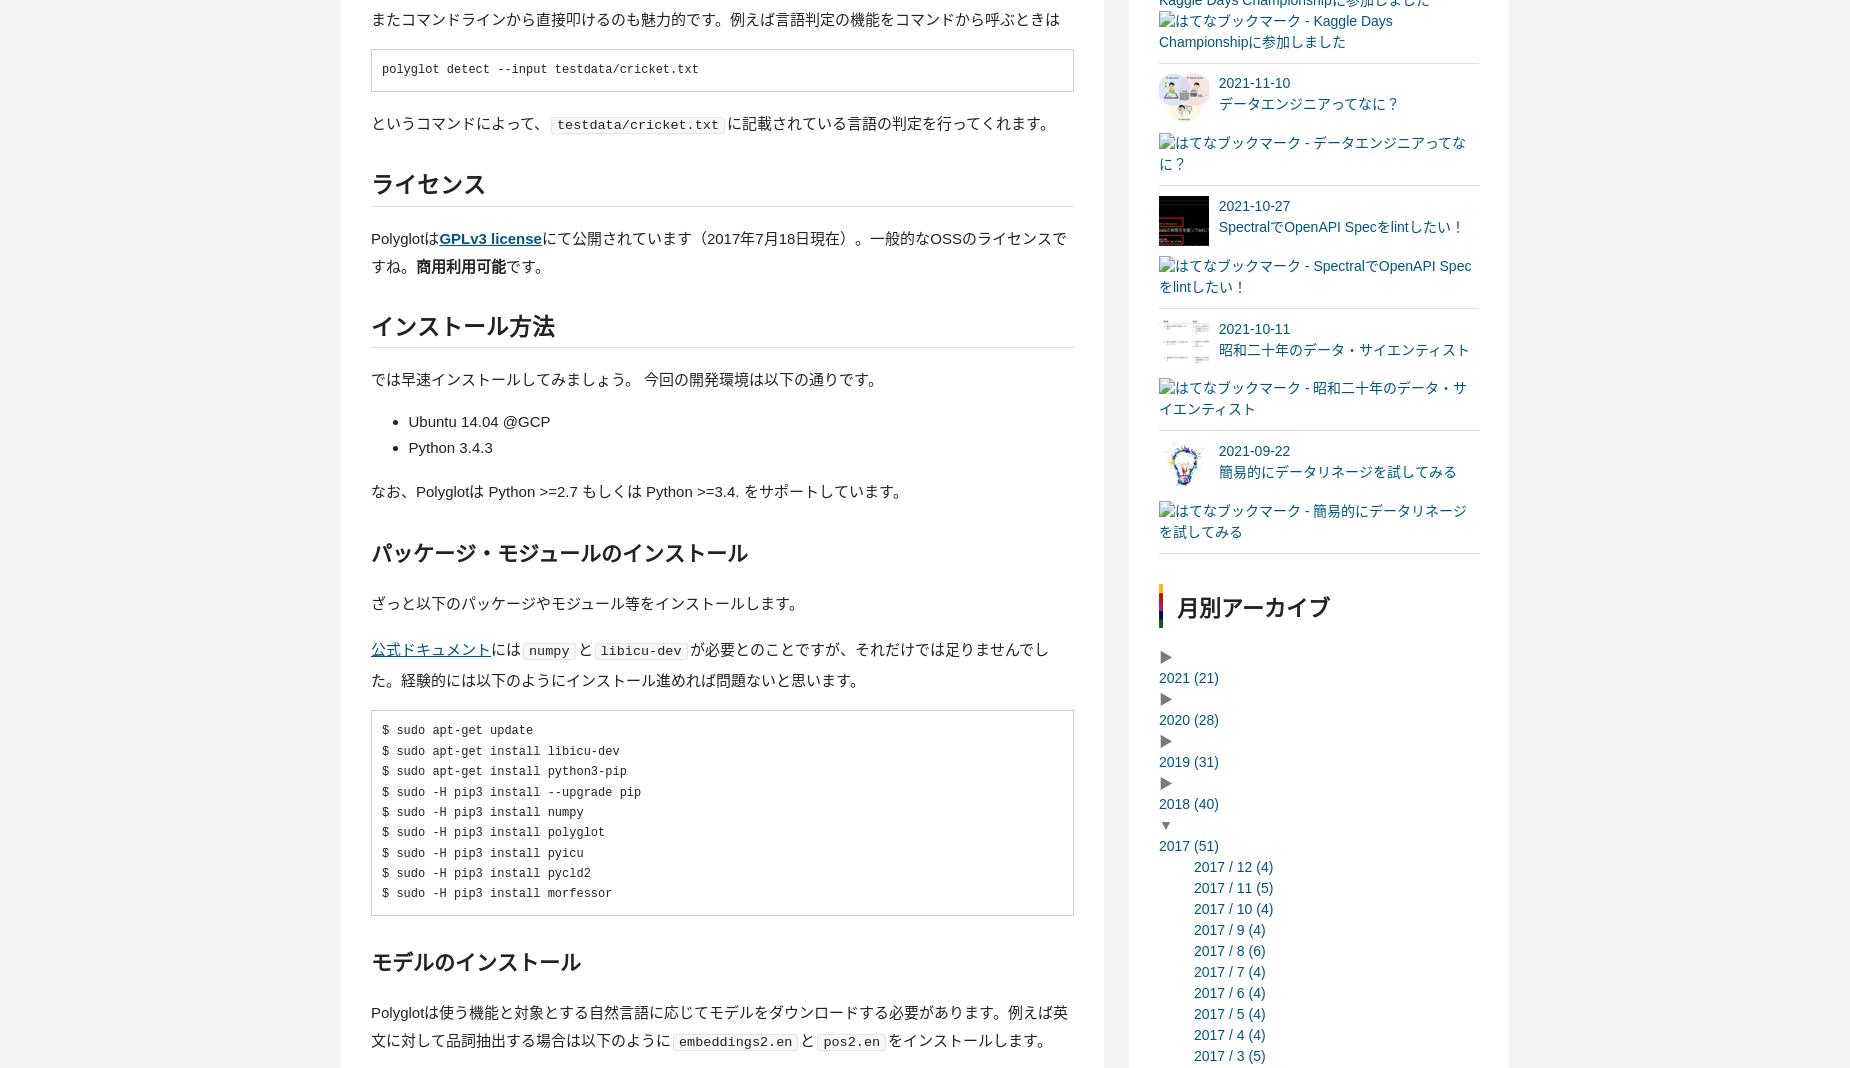 The image size is (1850, 1068). What do you see at coordinates (1220, 949) in the screenshot?
I see `'2017 / 8'` at bounding box center [1220, 949].